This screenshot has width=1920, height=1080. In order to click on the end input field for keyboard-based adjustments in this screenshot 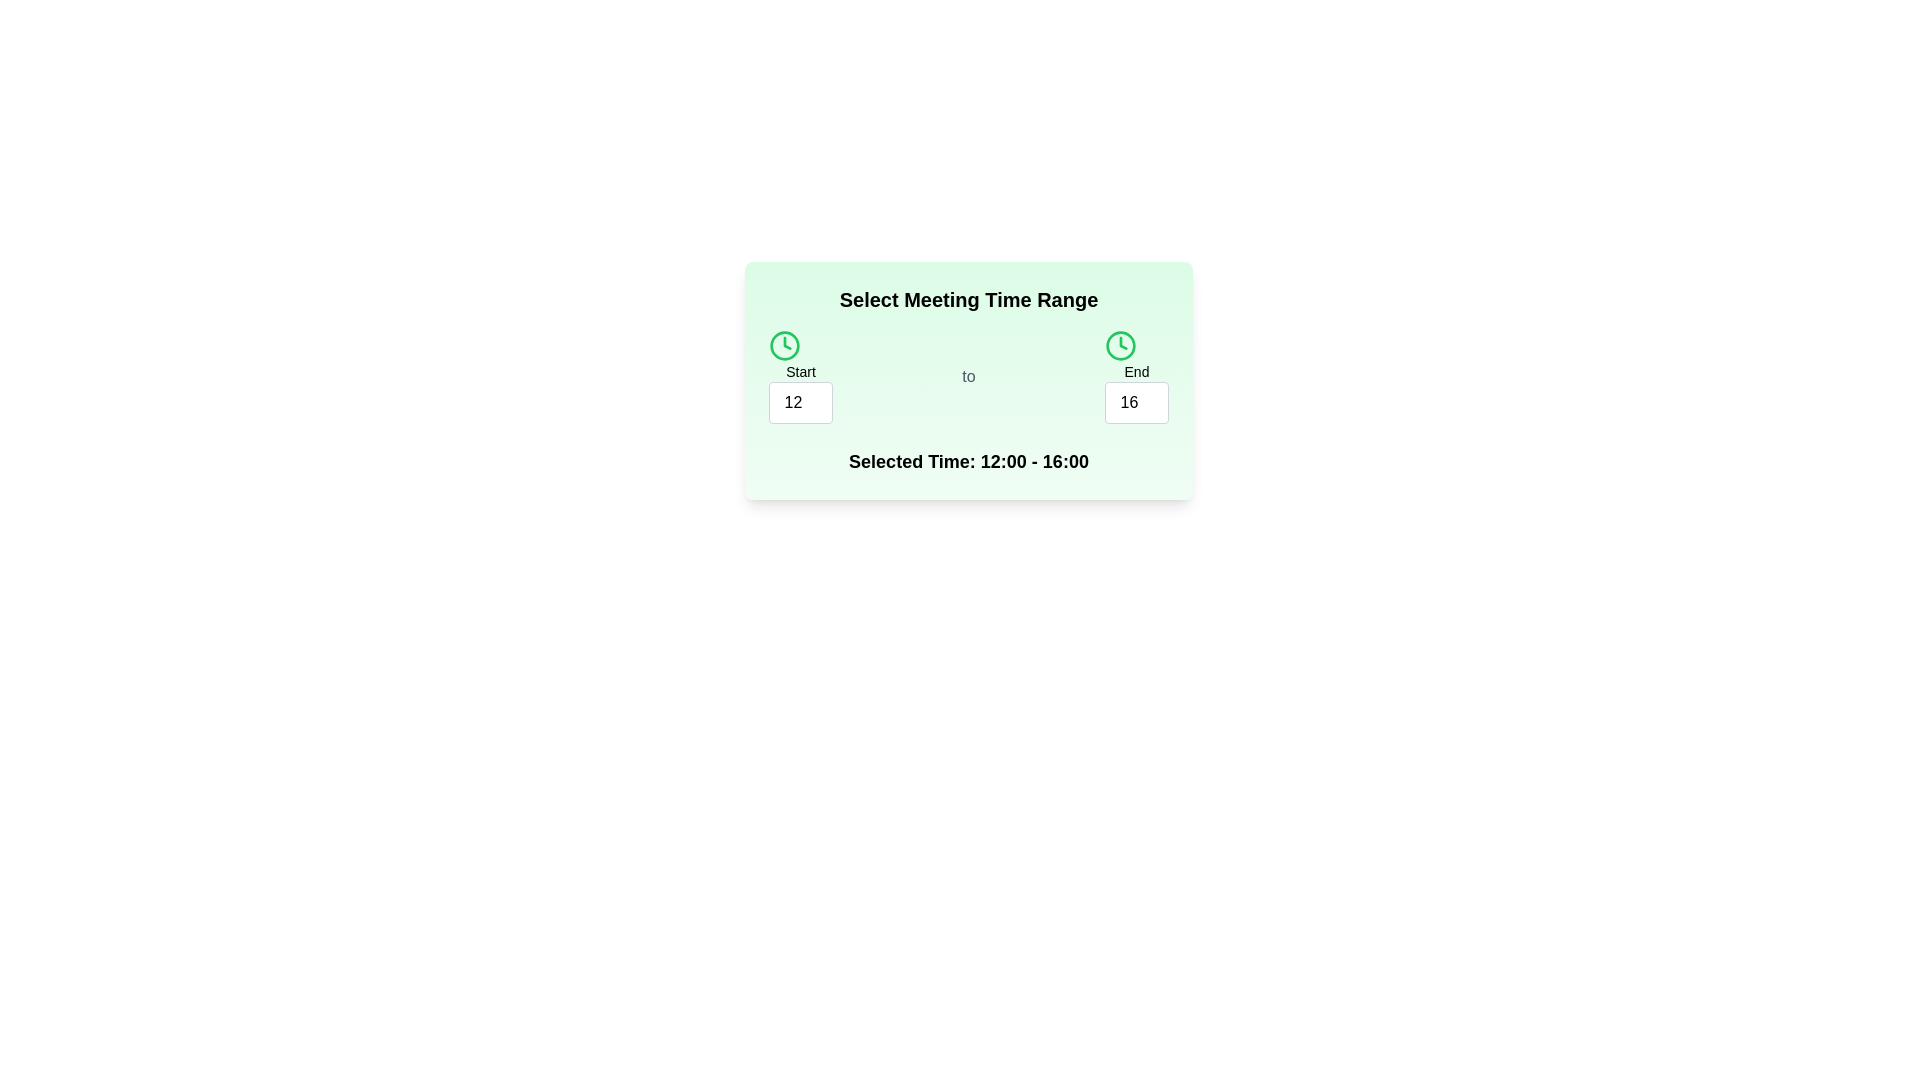, I will do `click(1137, 402)`.